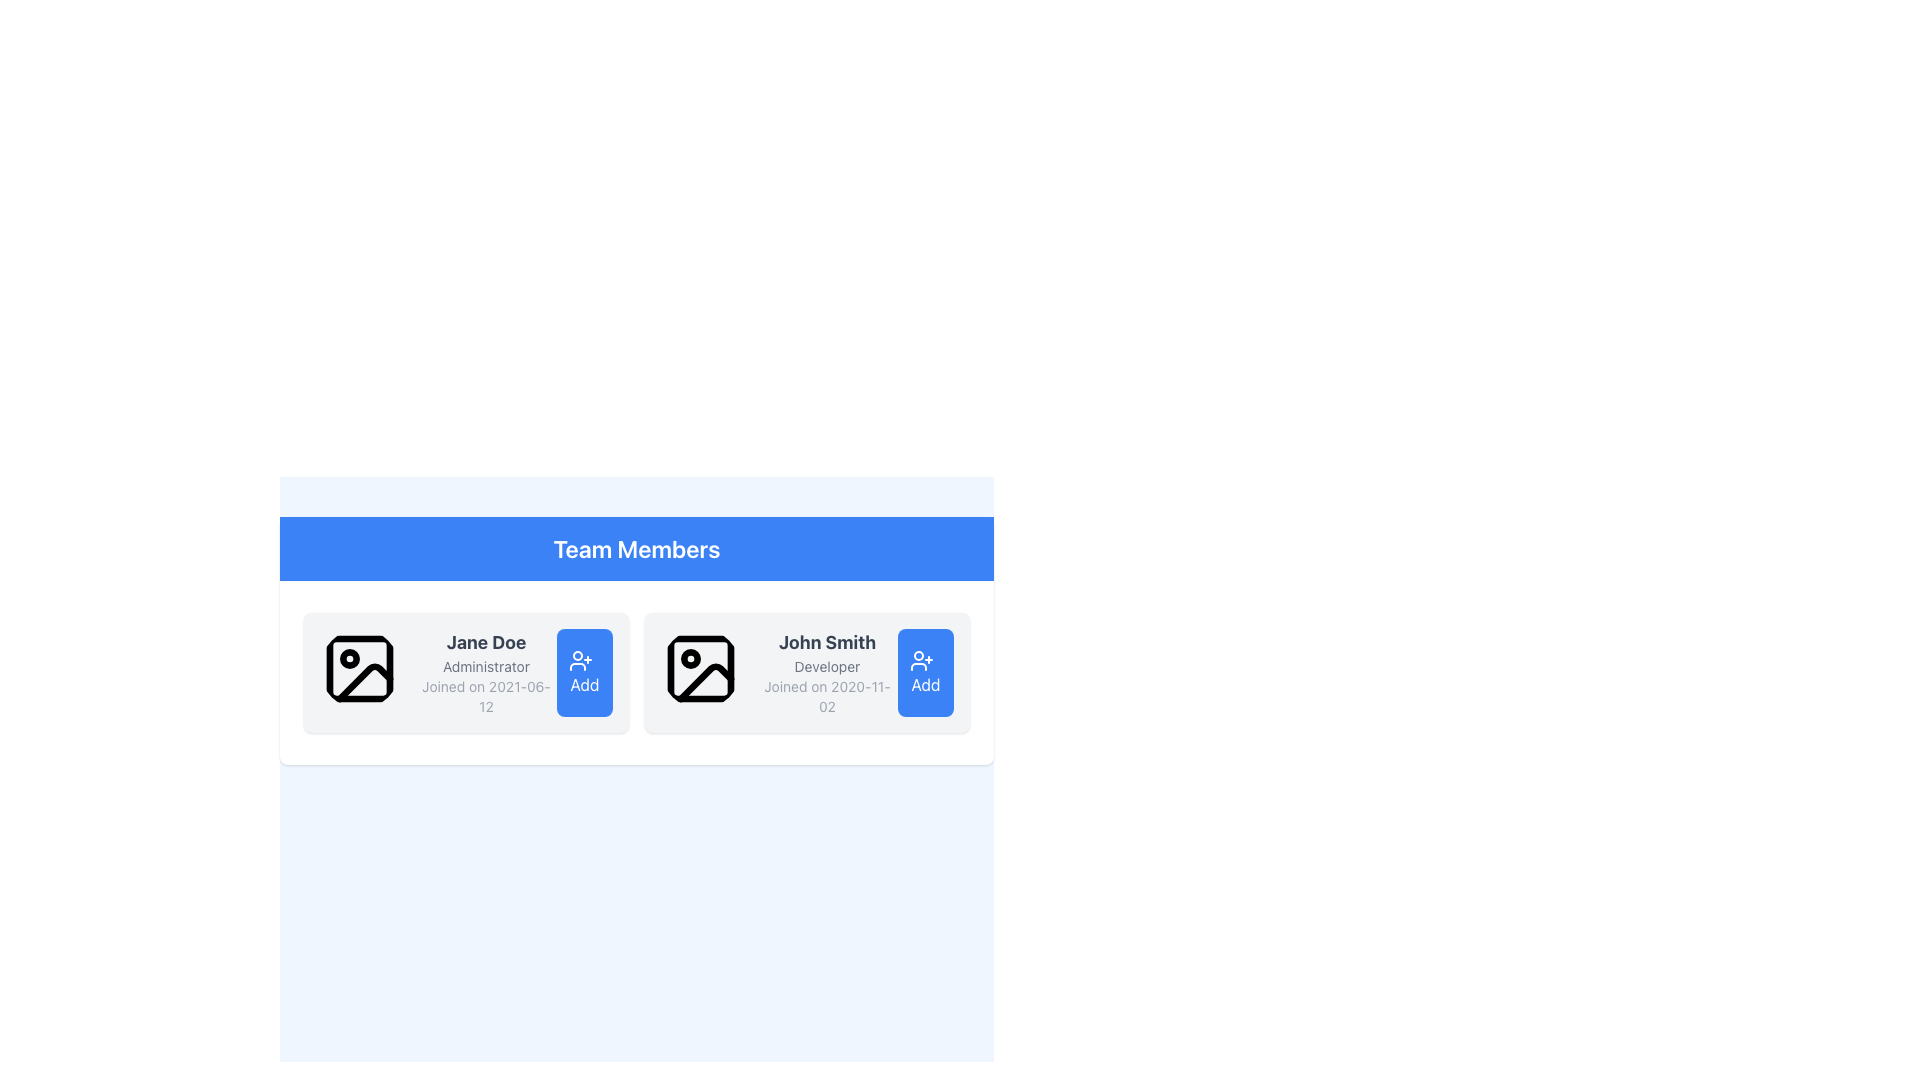 Image resolution: width=1920 pixels, height=1080 pixels. Describe the element at coordinates (827, 667) in the screenshot. I see `the text label indicating the role or designation associated with the user, which is located beneath 'John Smith' and above 'Joined on 2020-11-02' in the user card` at that location.